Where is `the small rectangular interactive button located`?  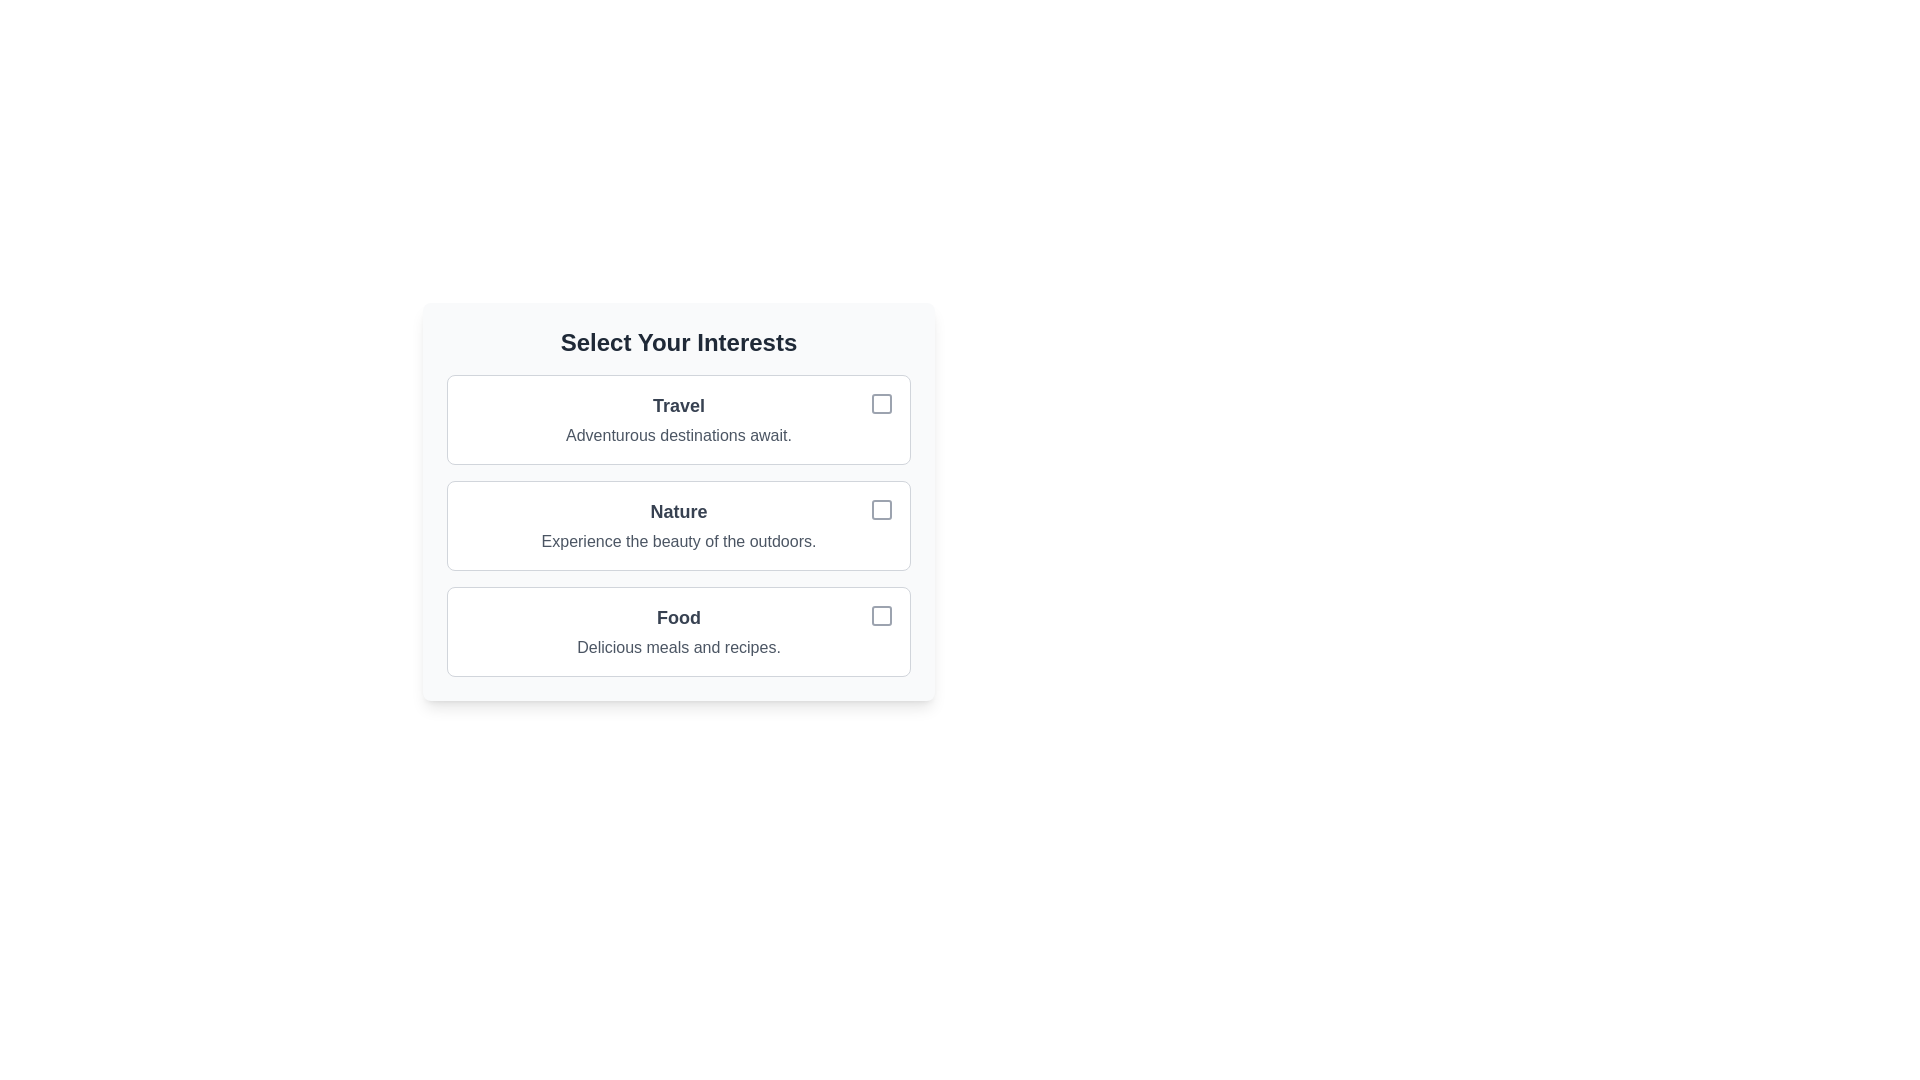
the small rectangular interactive button located is located at coordinates (881, 615).